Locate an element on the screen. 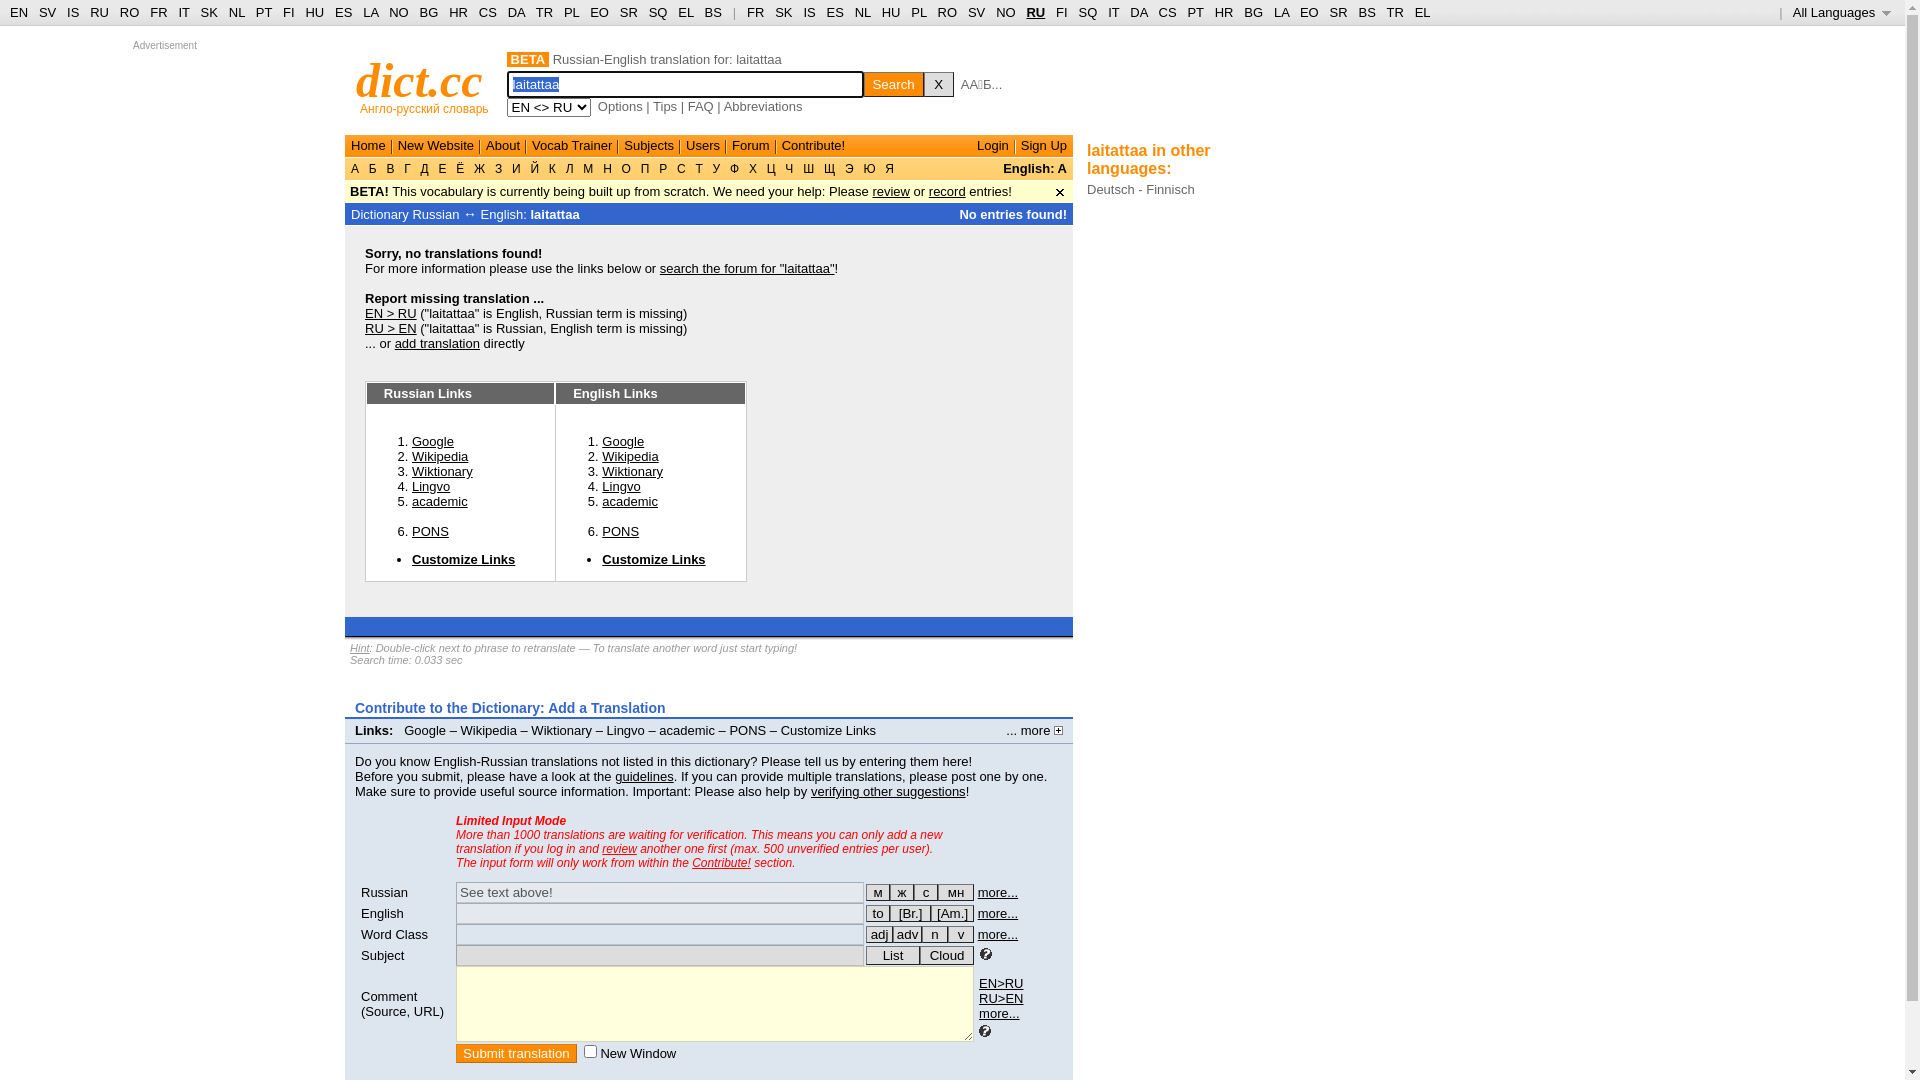 The width and height of the screenshot is (1920, 1080). 'TR' is located at coordinates (544, 12).